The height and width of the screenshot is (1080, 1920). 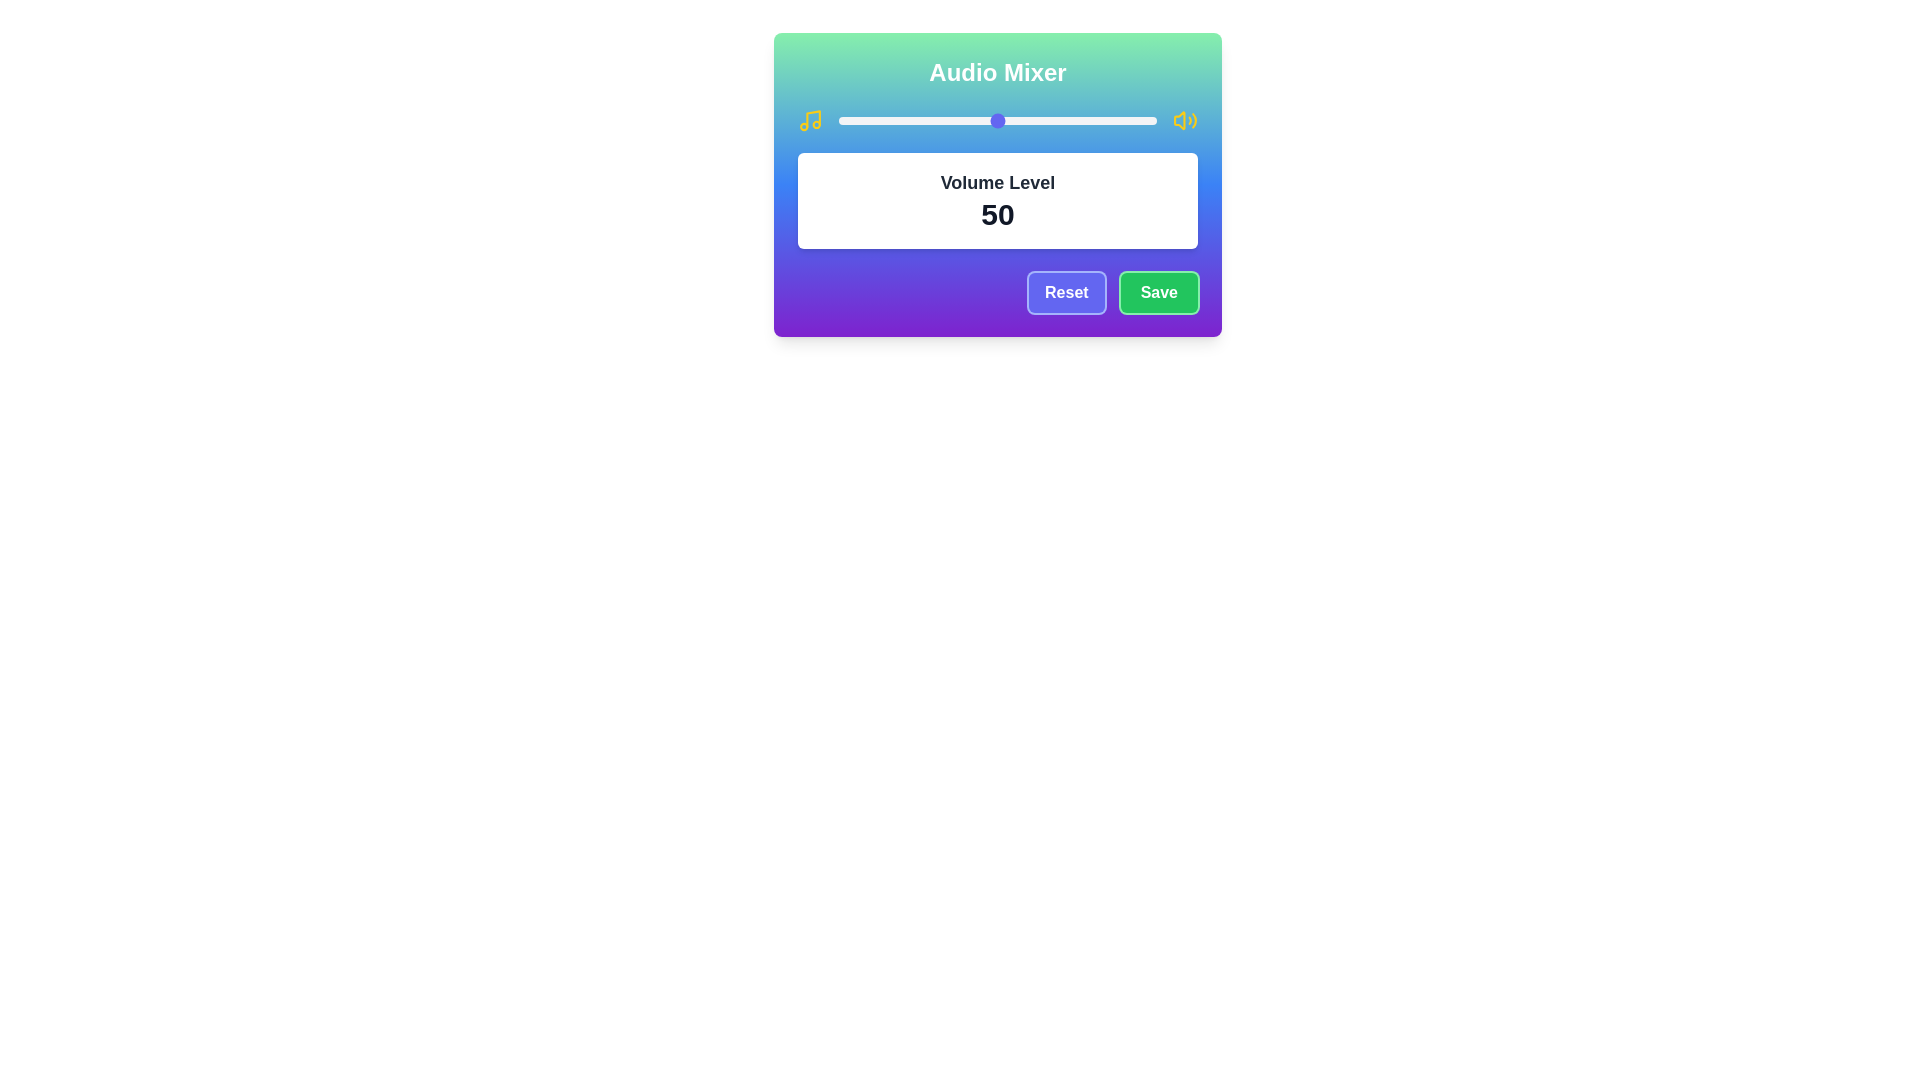 I want to click on the volume level, so click(x=988, y=120).